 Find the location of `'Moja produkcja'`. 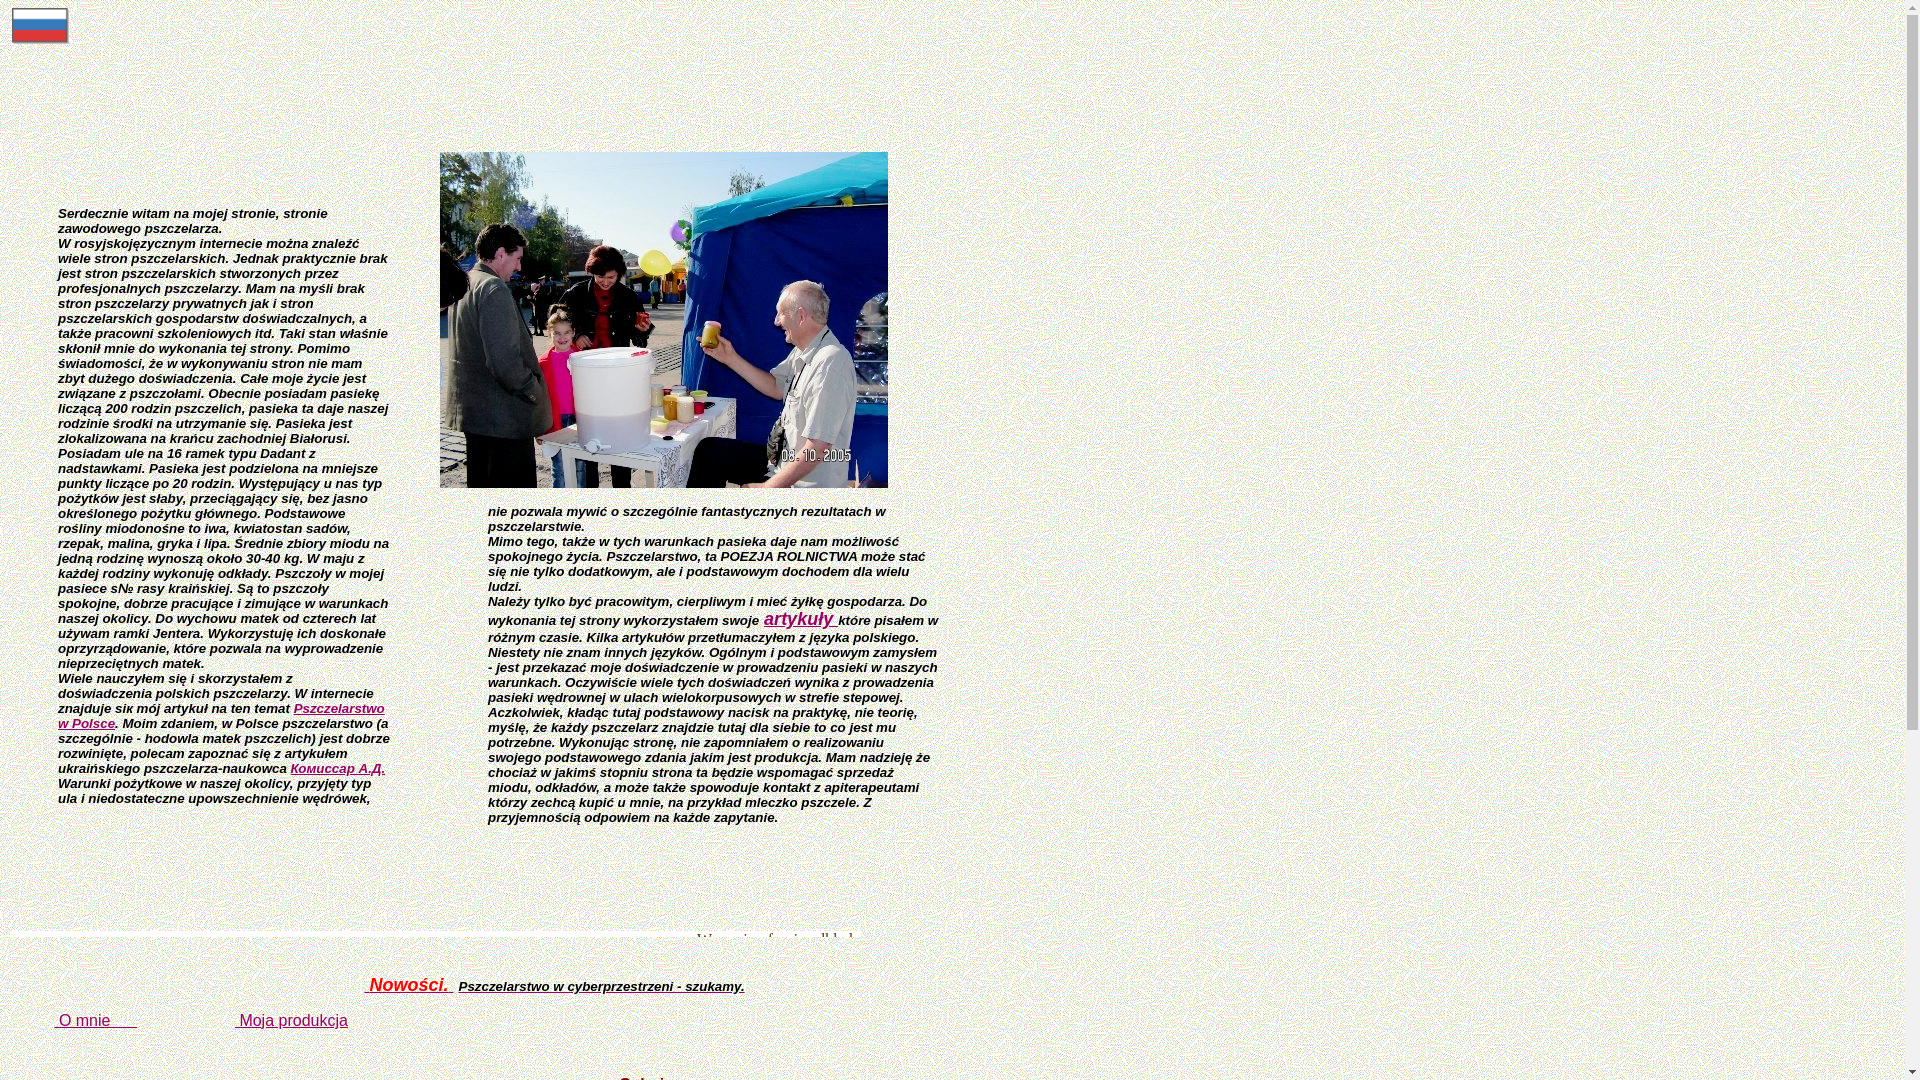

'Moja produkcja' is located at coordinates (290, 1020).